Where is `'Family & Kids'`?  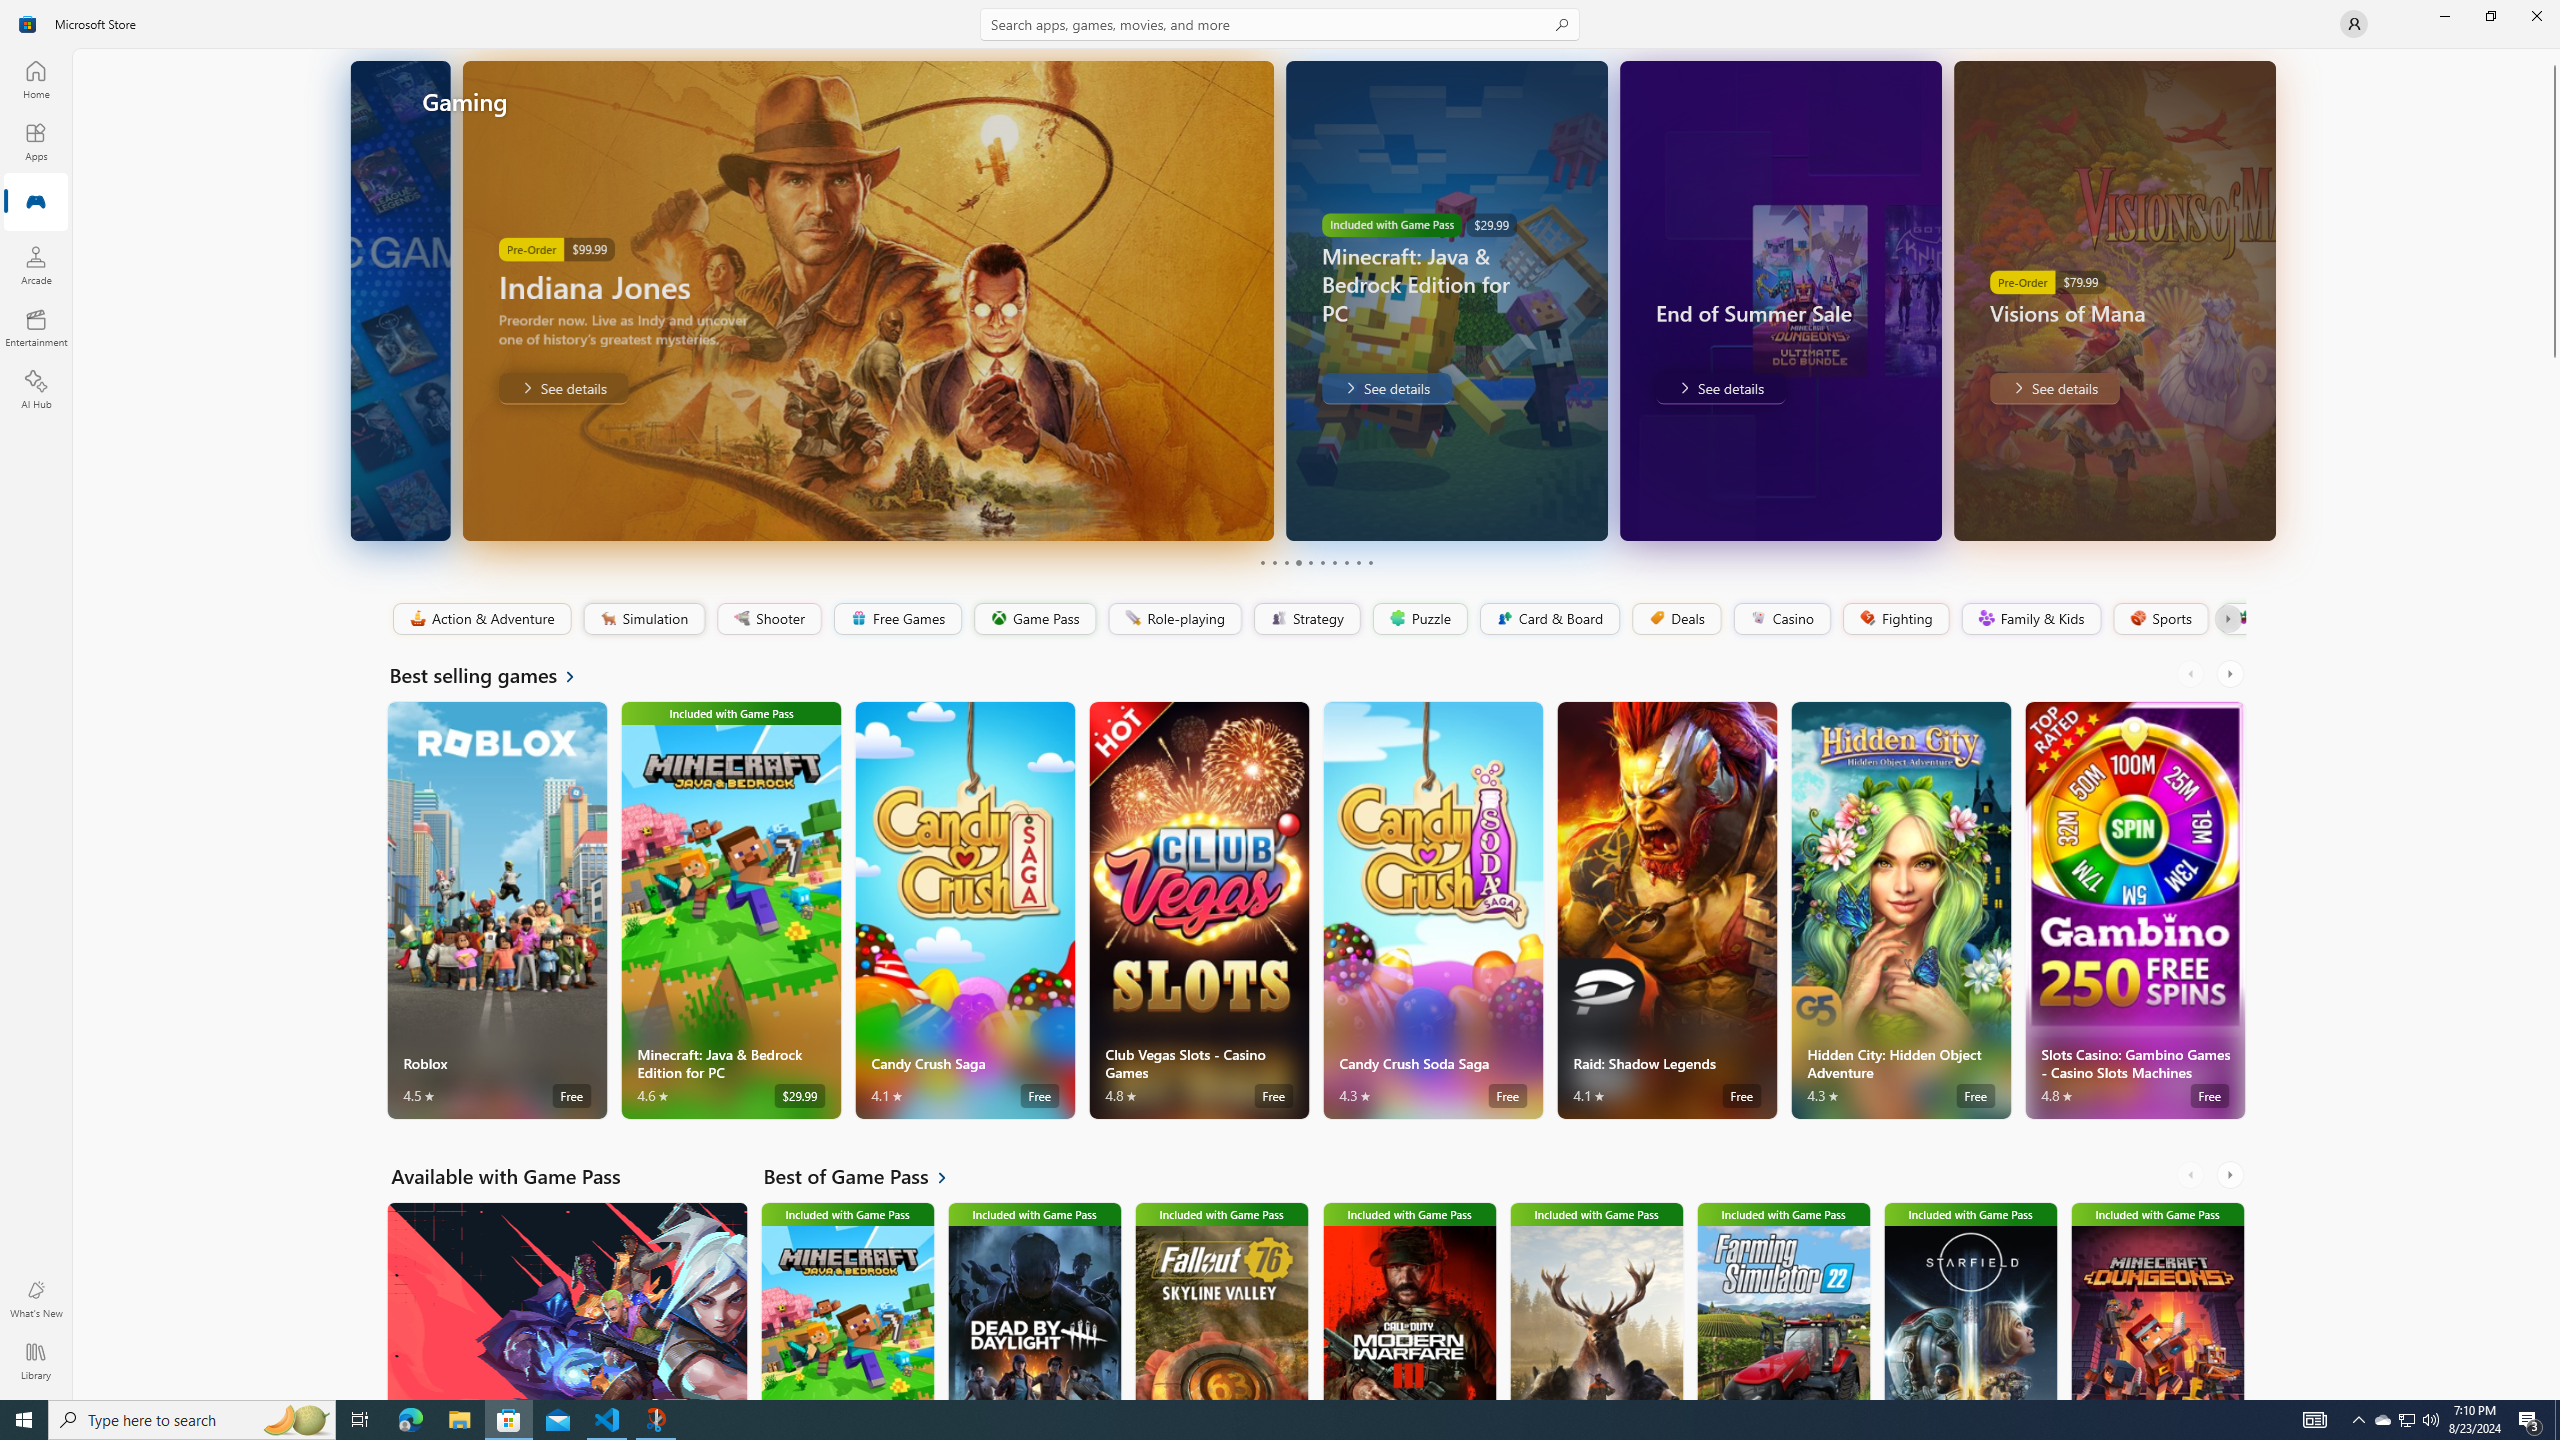 'Family & Kids' is located at coordinates (2030, 618).